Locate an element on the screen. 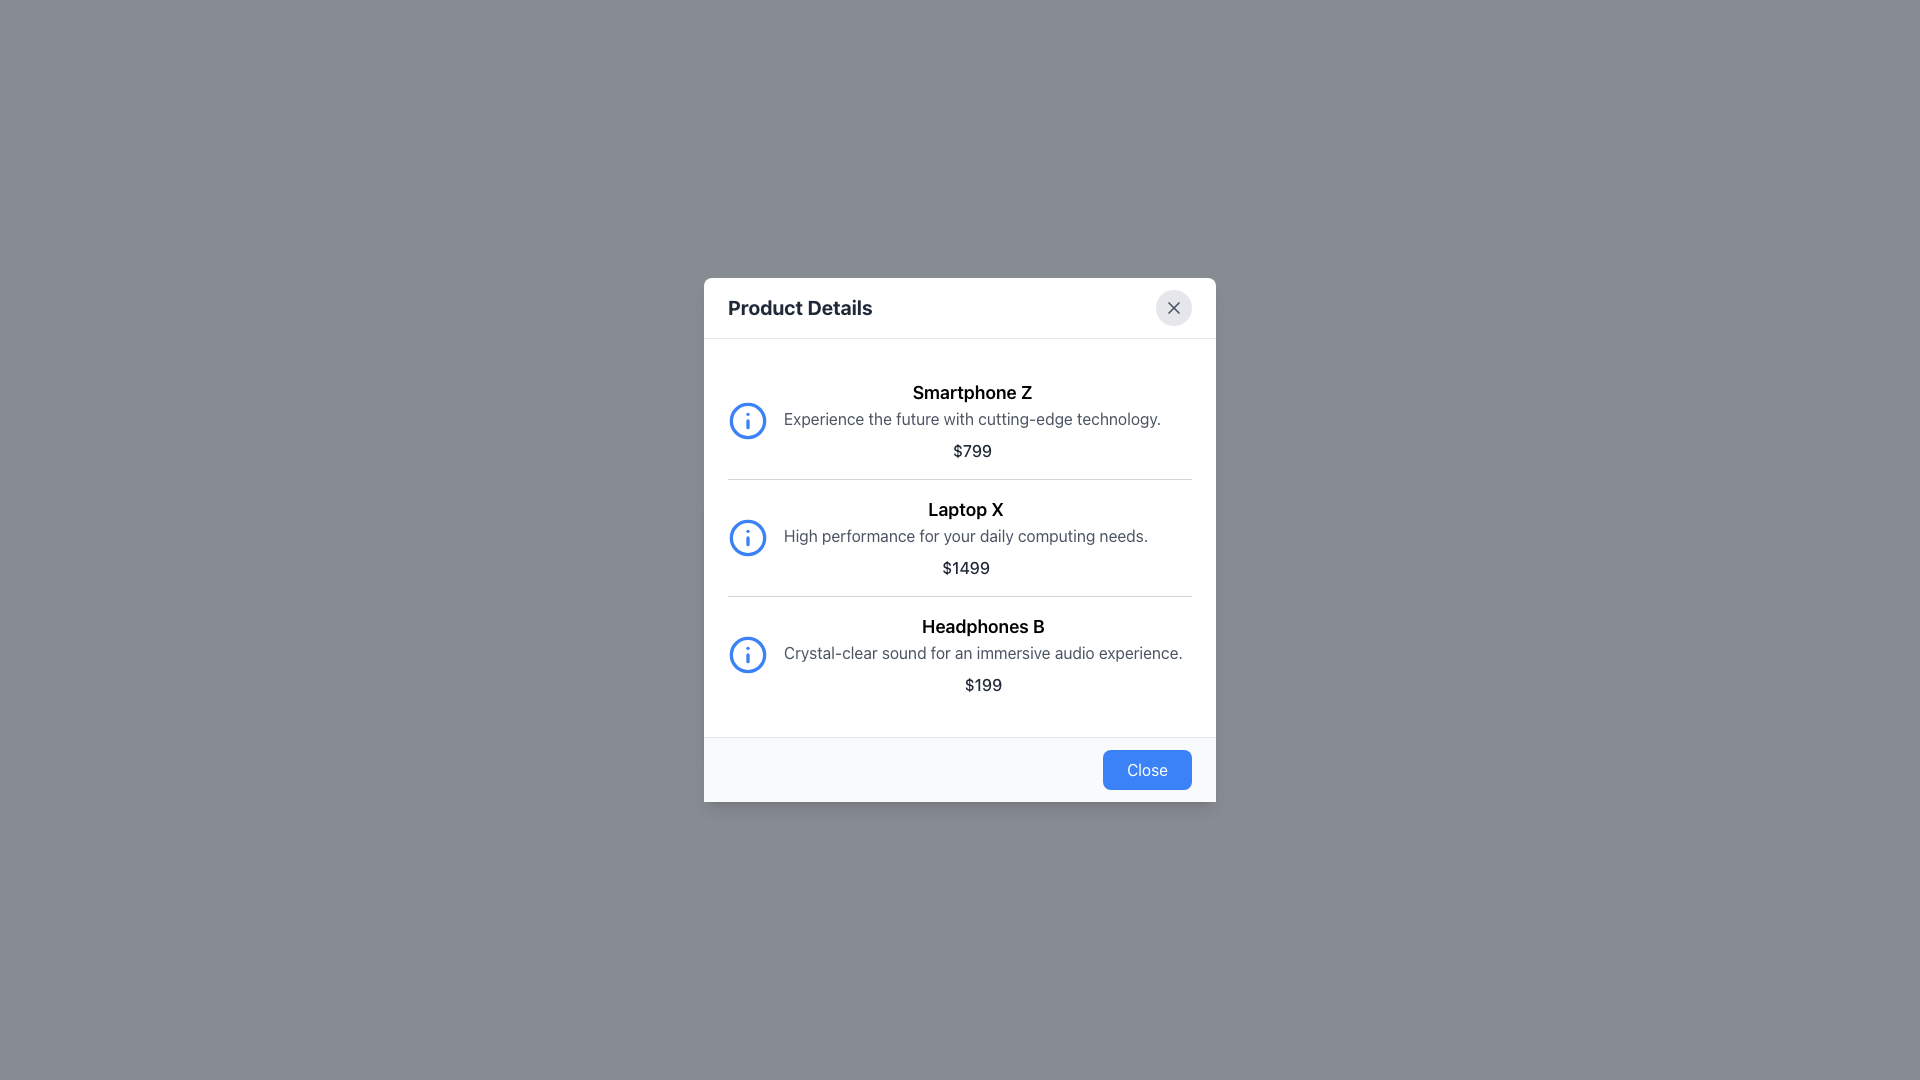  the Information icon located in the dialog box for 'Headphones B', positioned to the left of its title is located at coordinates (747, 655).